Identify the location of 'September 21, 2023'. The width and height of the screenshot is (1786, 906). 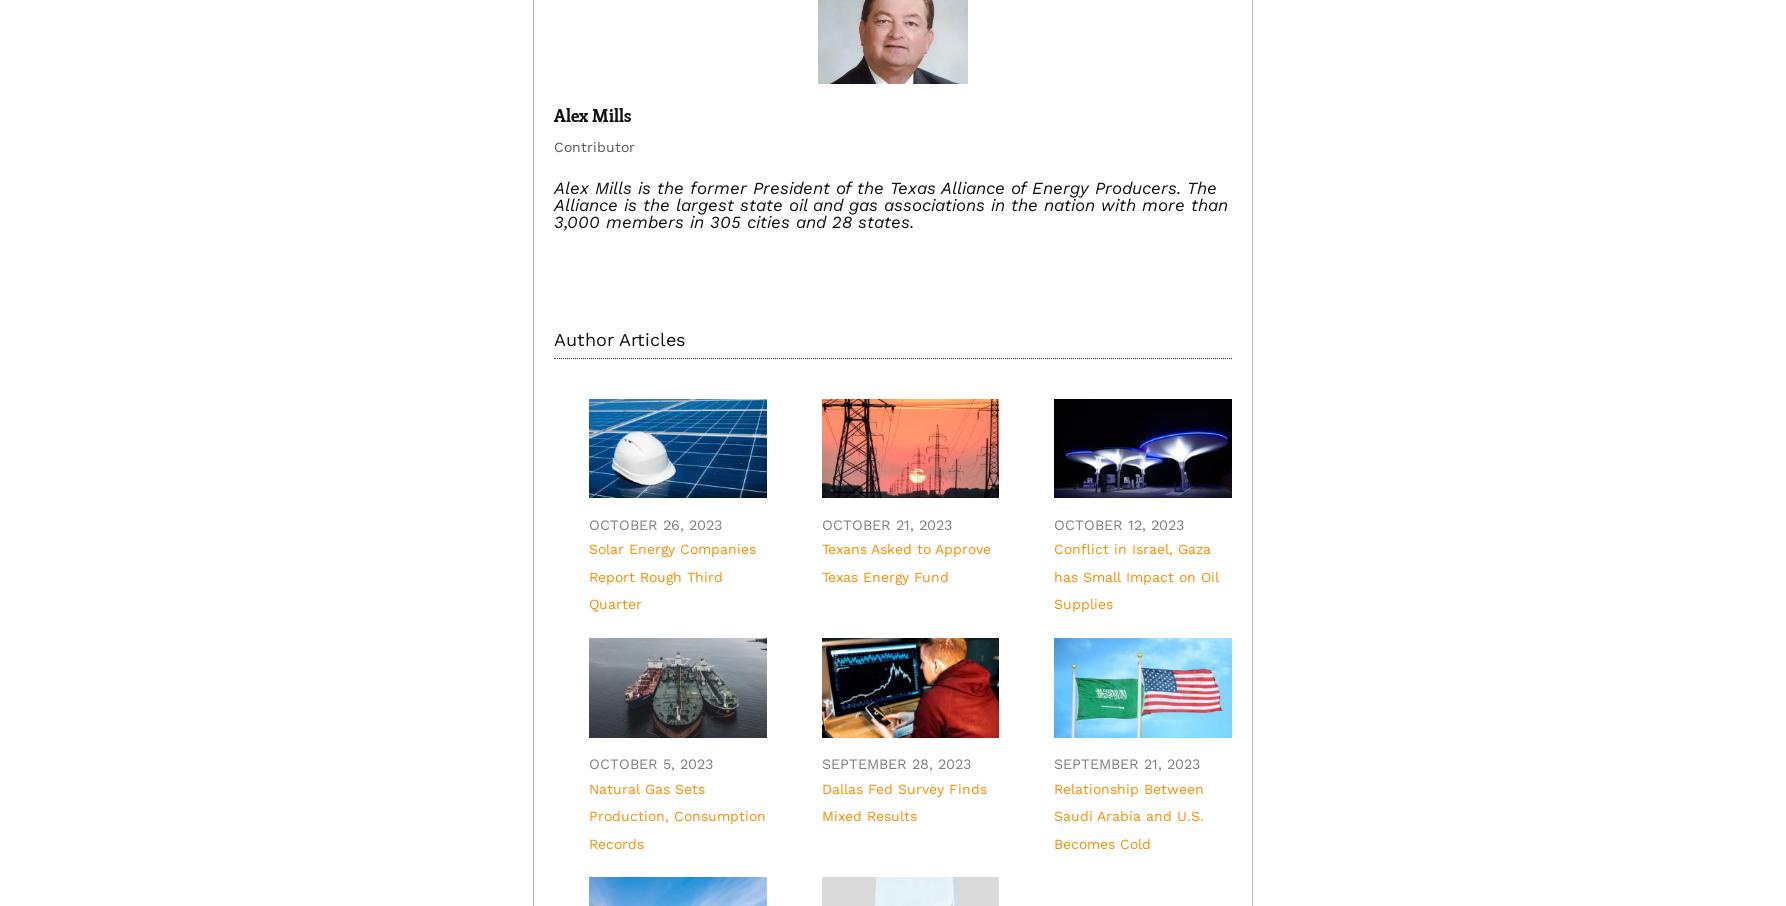
(1125, 763).